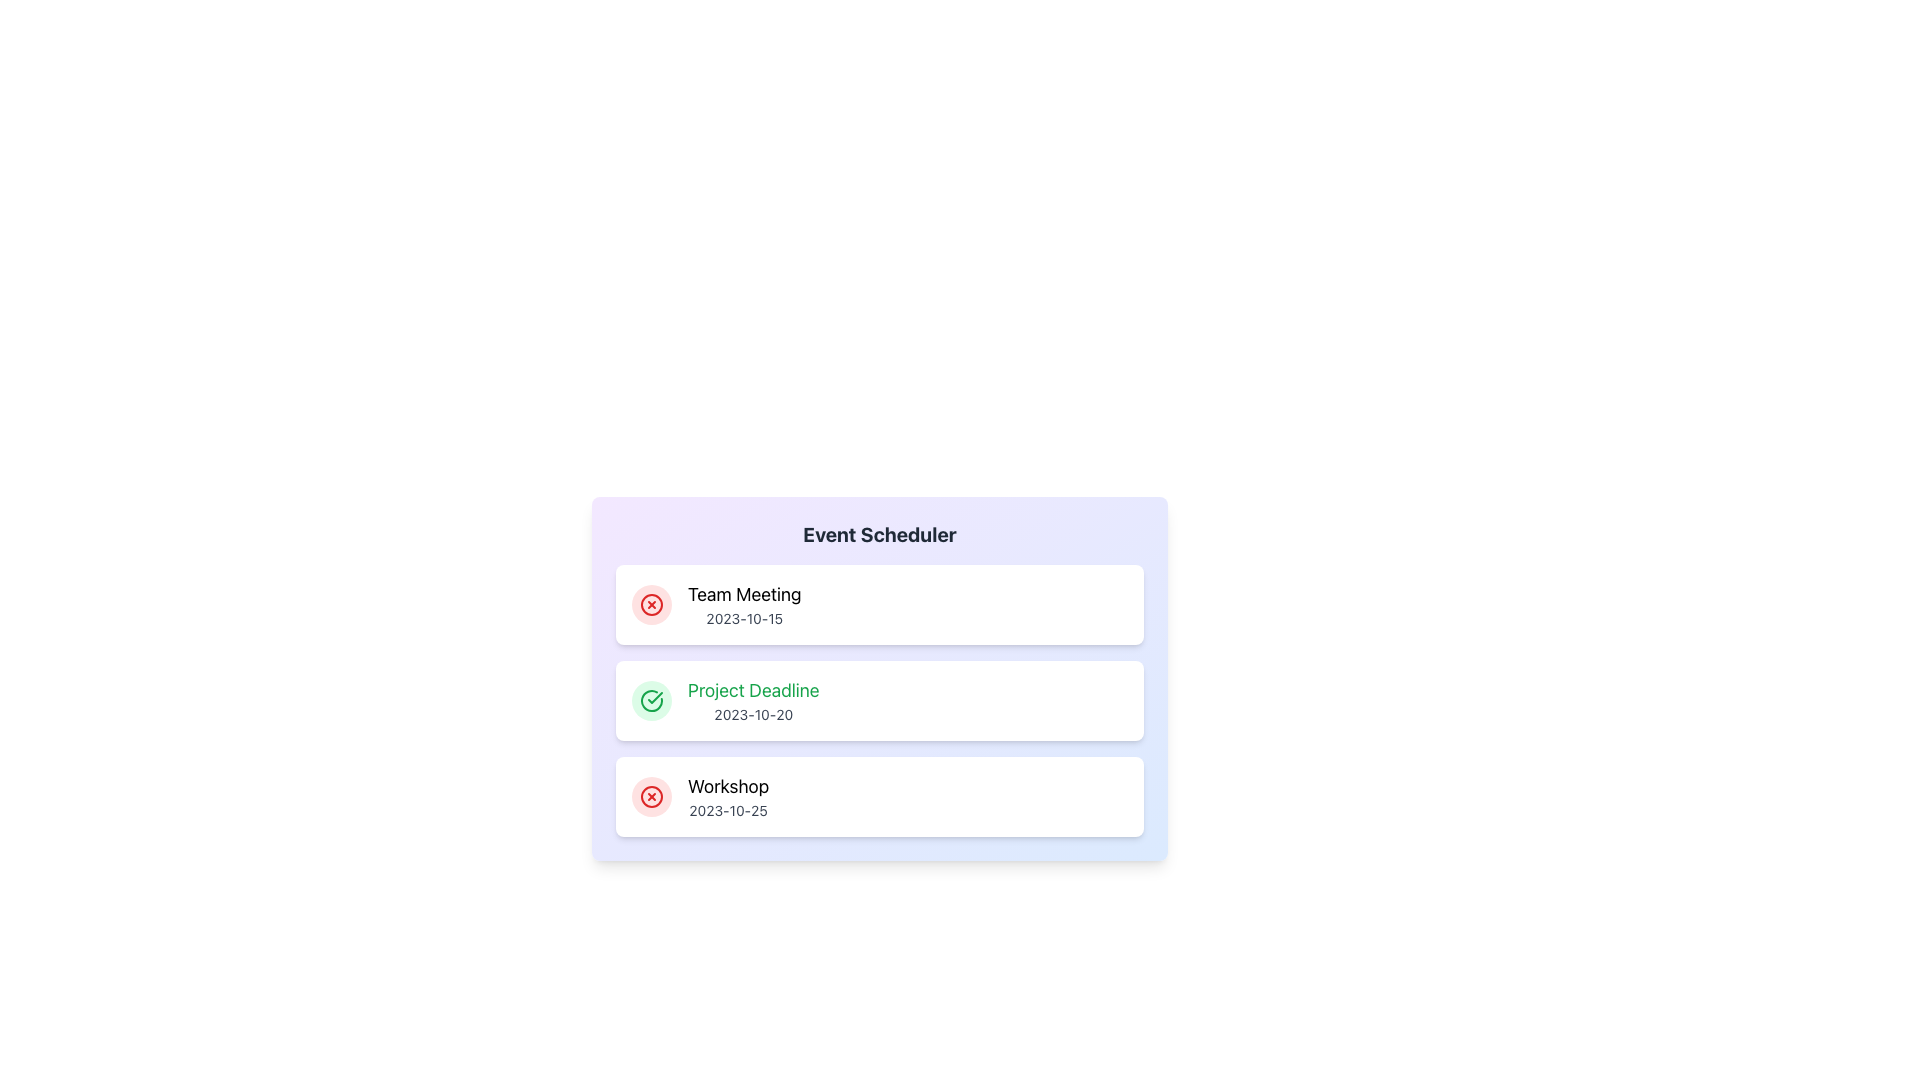 The image size is (1920, 1080). What do you see at coordinates (727, 796) in the screenshot?
I see `event entry text display that shows the event name 'Workshop' and the date '2023-10-25' in the bottommost section of the vertical list on the Event Scheduler interface` at bounding box center [727, 796].